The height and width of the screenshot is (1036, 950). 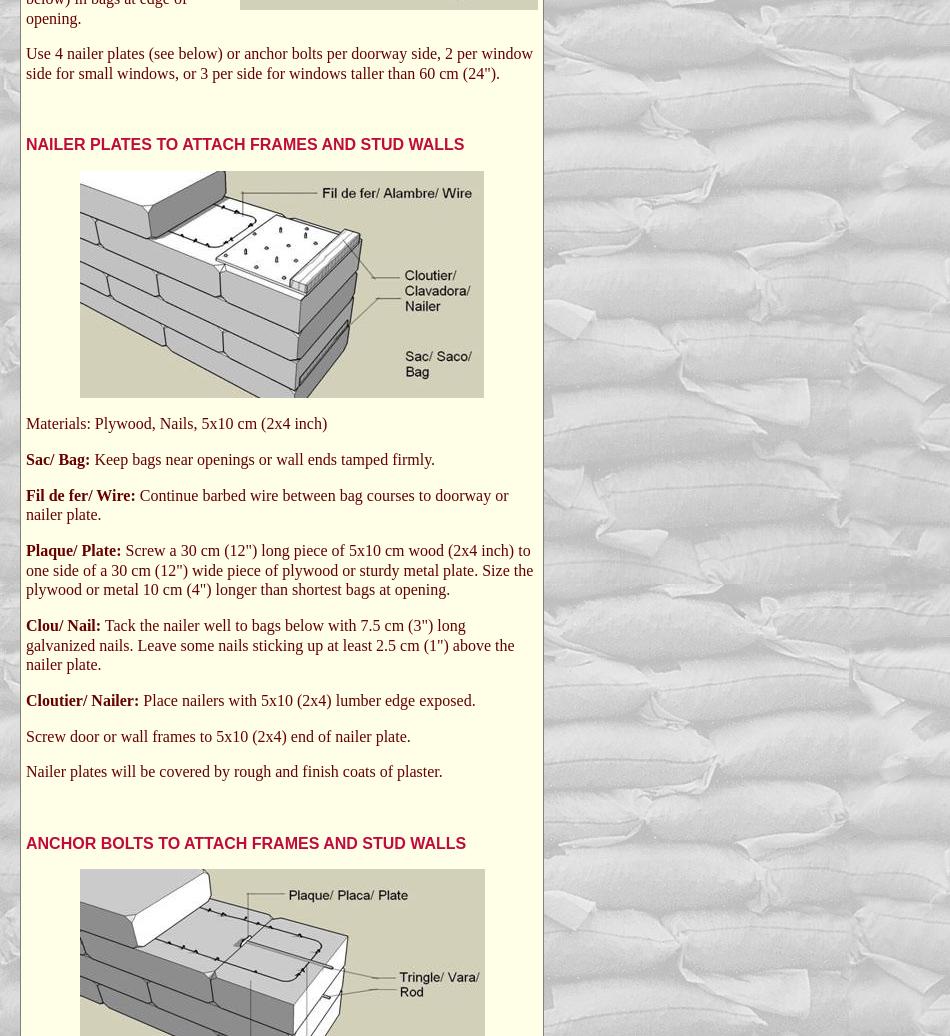 I want to click on 'Fil de fer/ Wire:', so click(x=82, y=494).